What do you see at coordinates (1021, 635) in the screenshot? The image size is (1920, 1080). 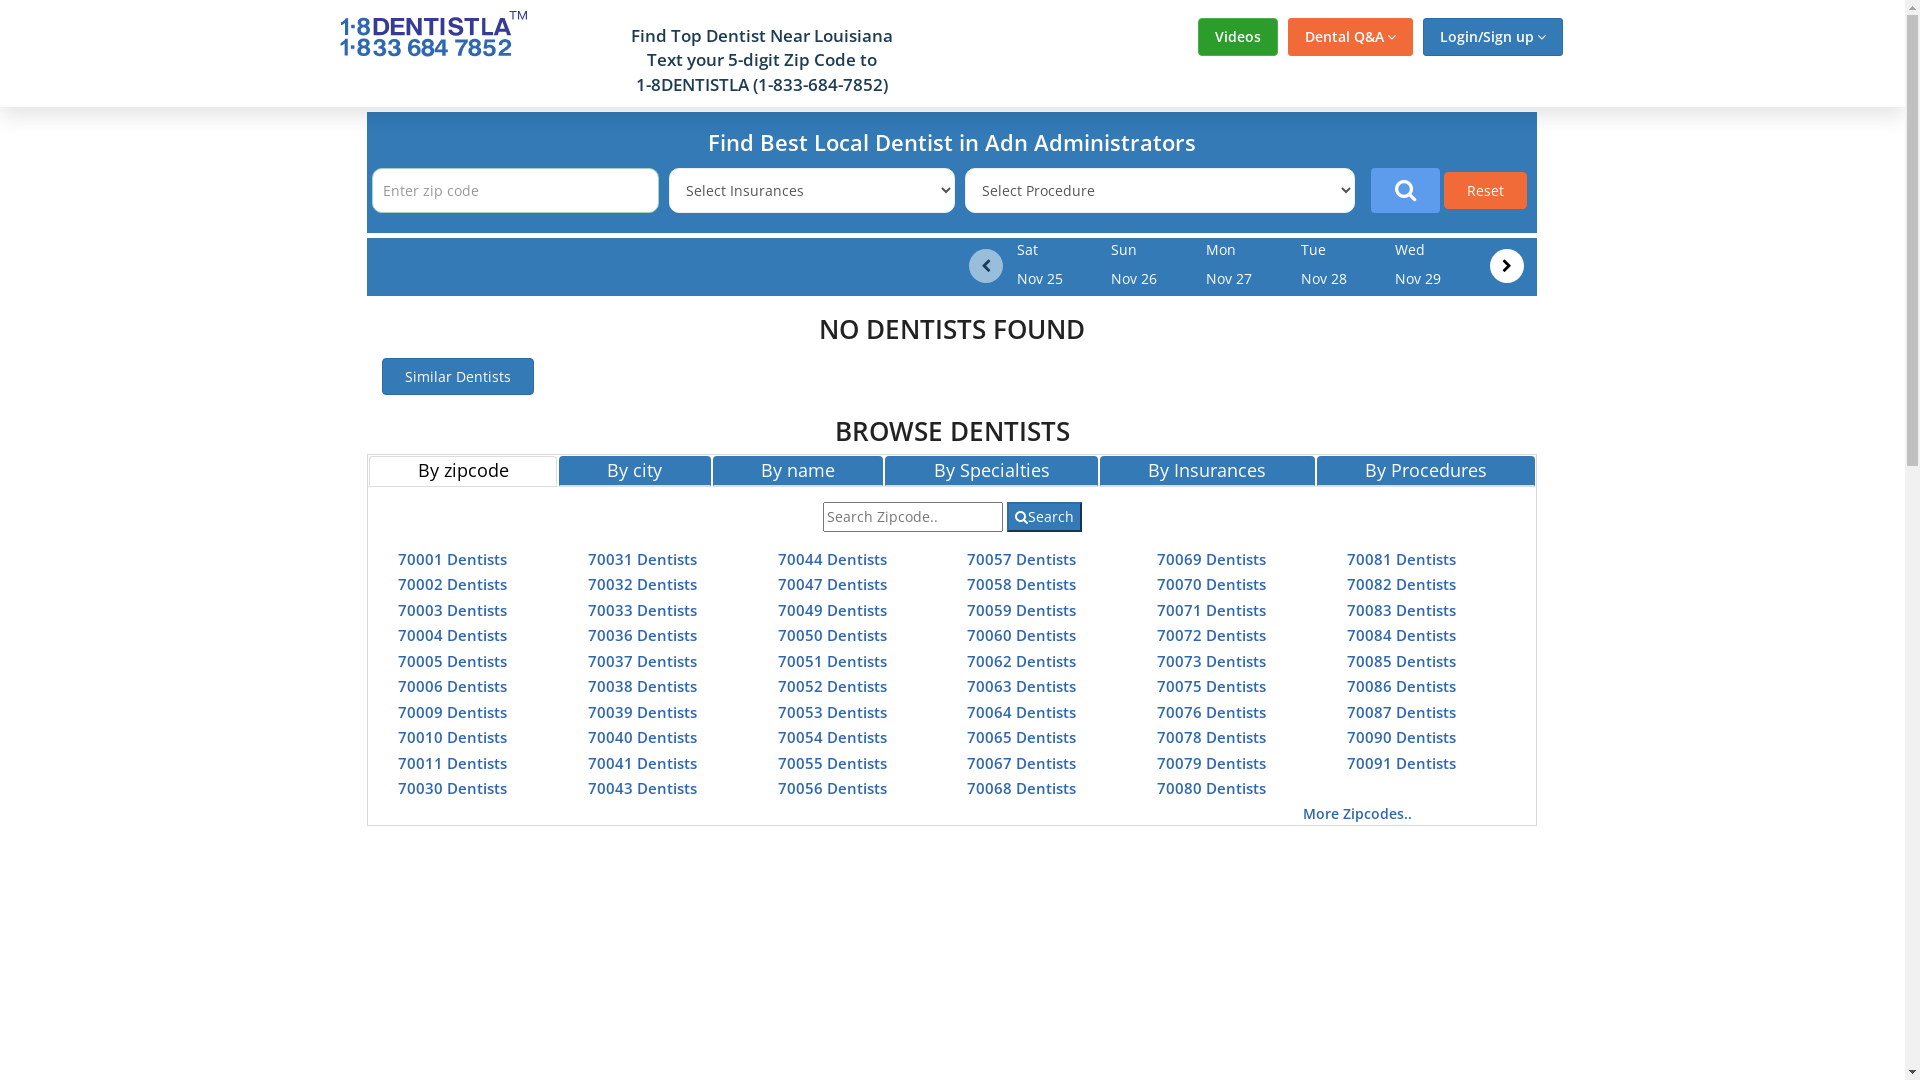 I see `'70060 Dentists'` at bounding box center [1021, 635].